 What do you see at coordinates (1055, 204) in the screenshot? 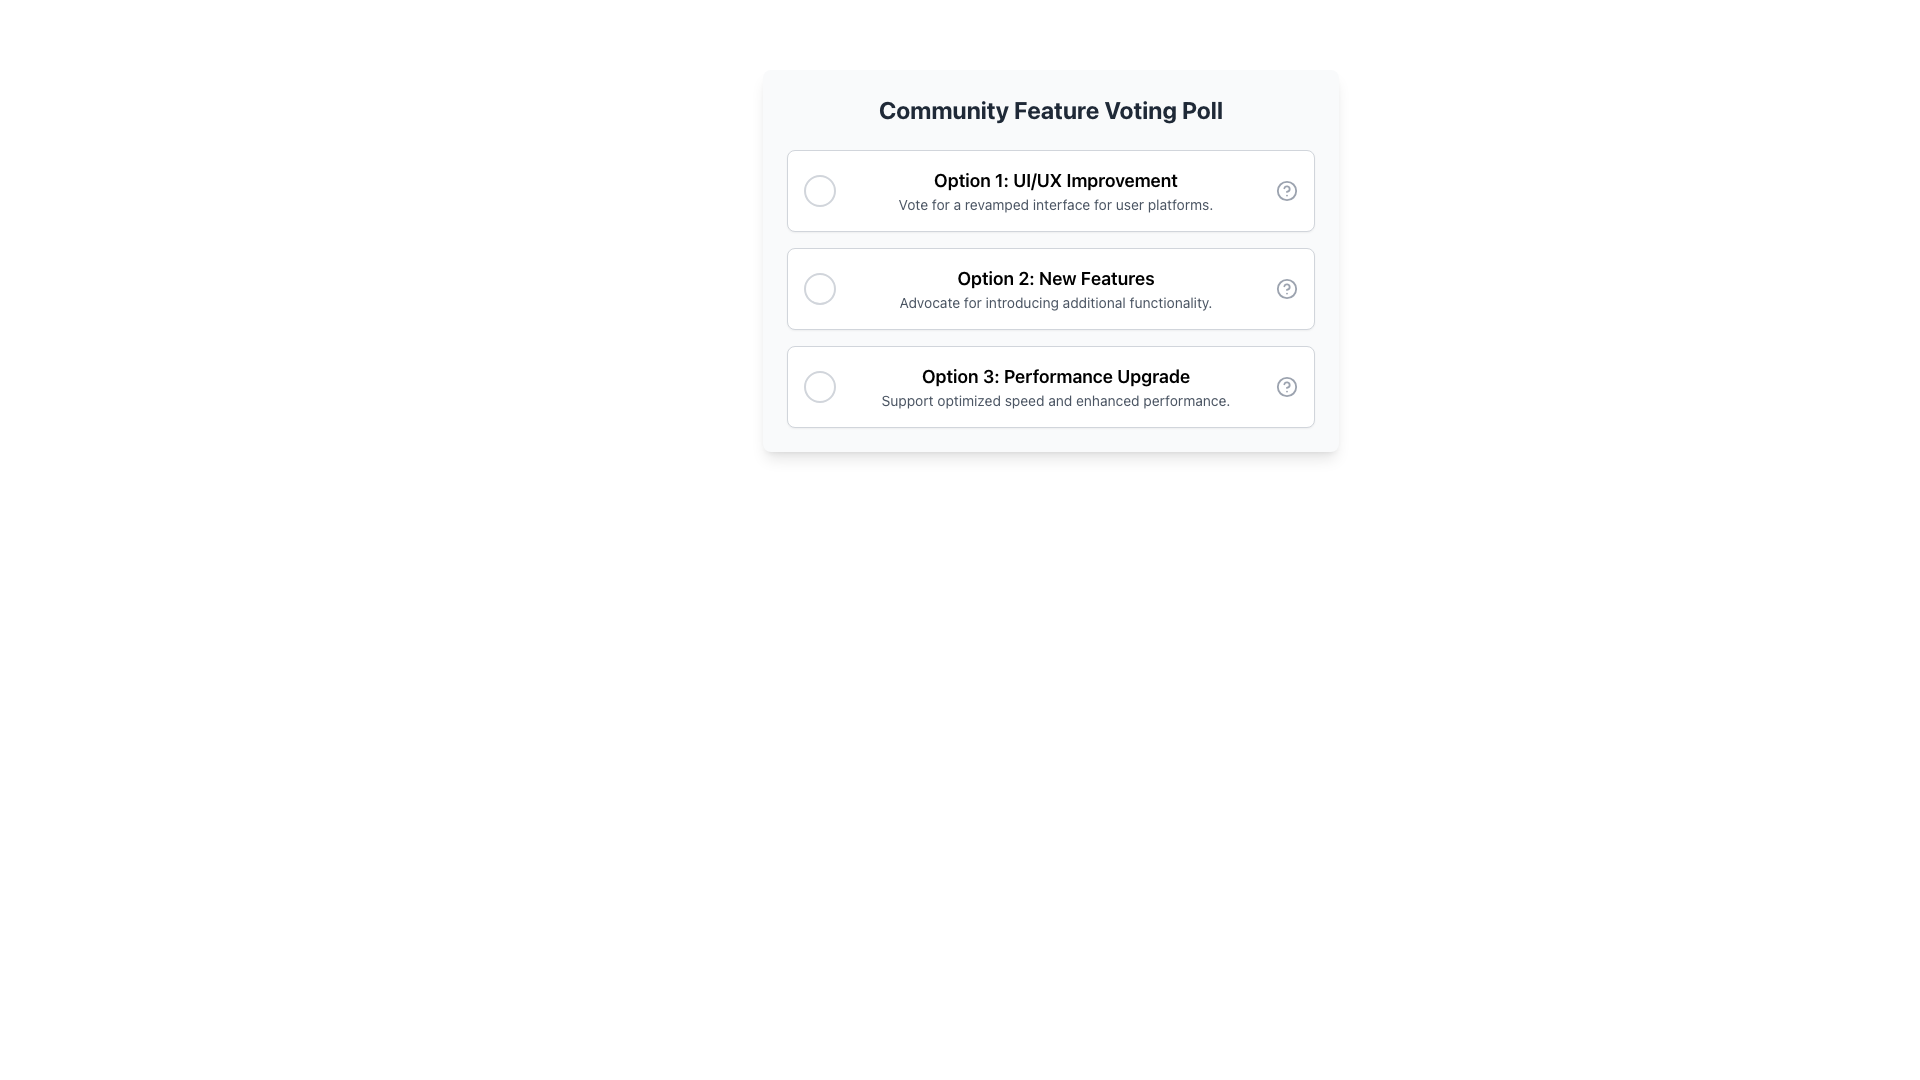
I see `the descriptive Text Label that elaborates the purpose of the 'Option 1' selection in the voting interface` at bounding box center [1055, 204].